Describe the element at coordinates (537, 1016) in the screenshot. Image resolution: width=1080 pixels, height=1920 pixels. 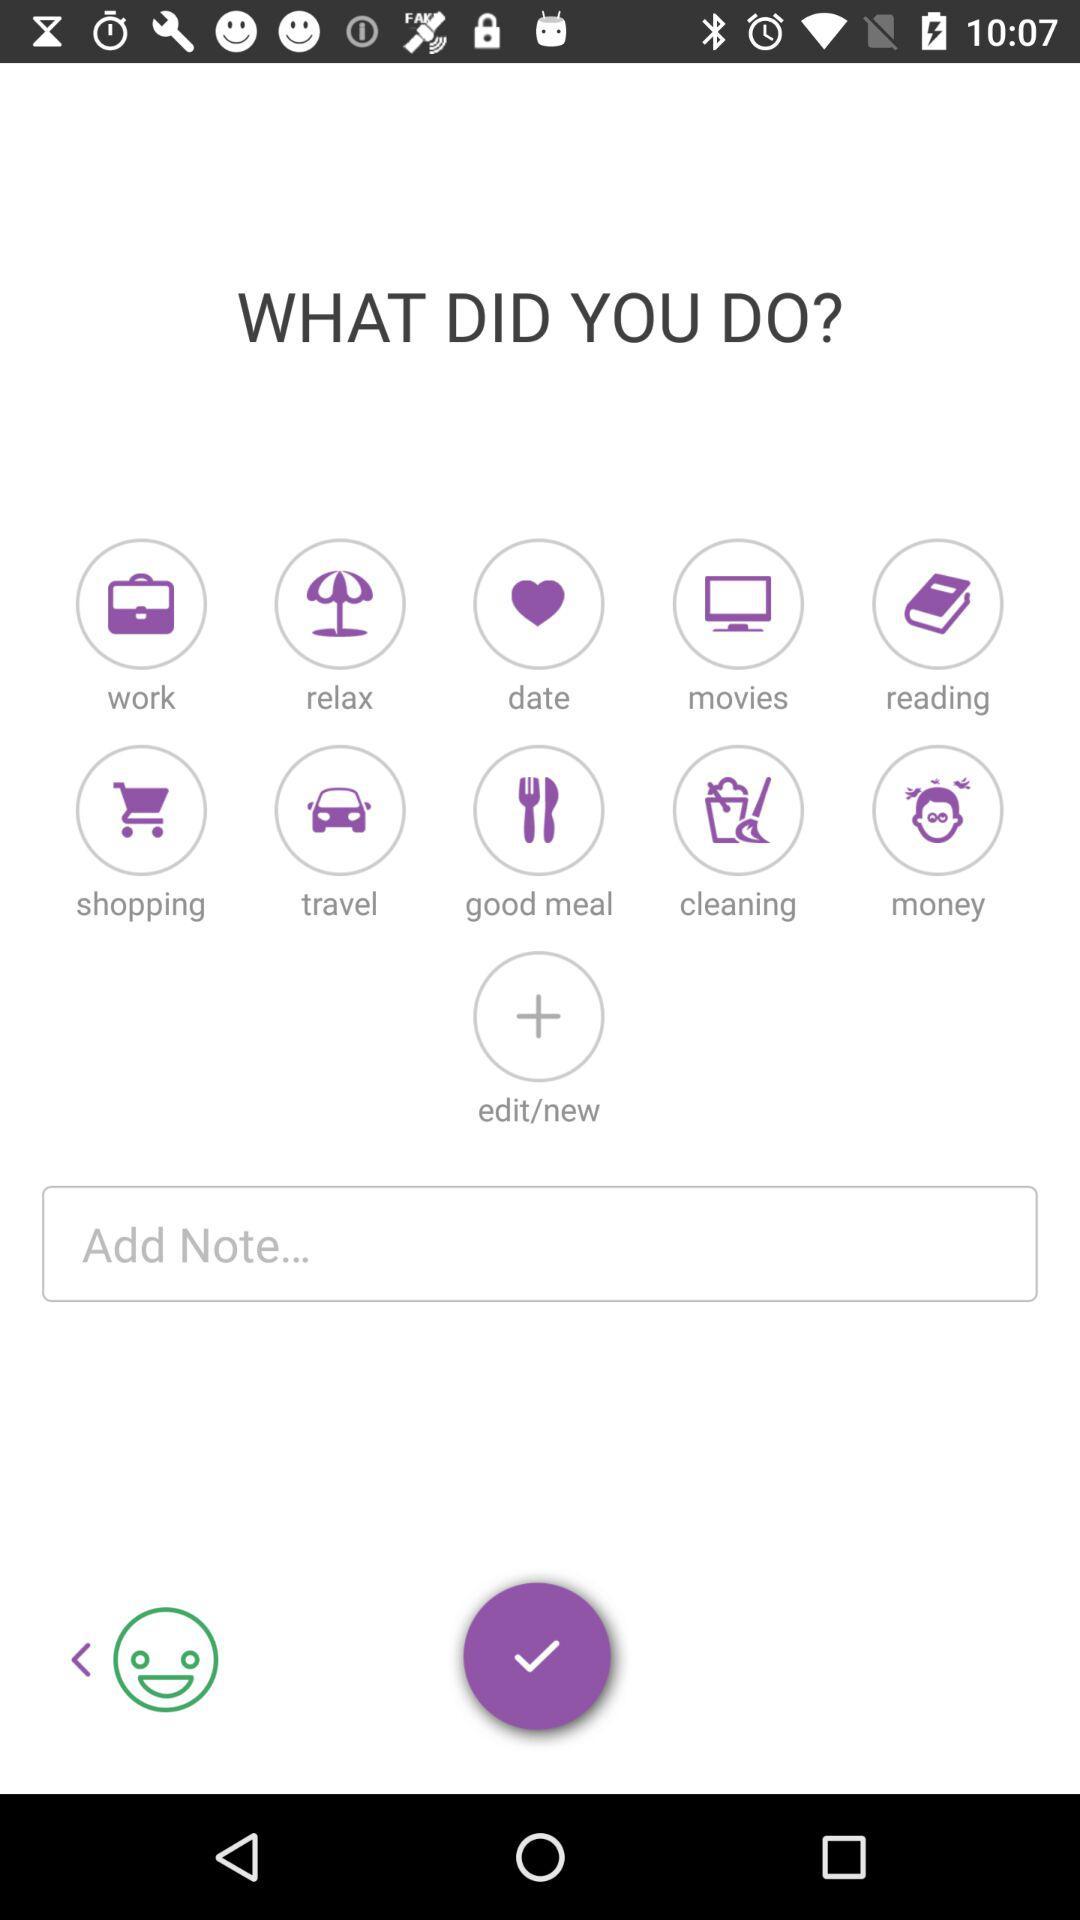
I see `the symbol above editnew` at that location.